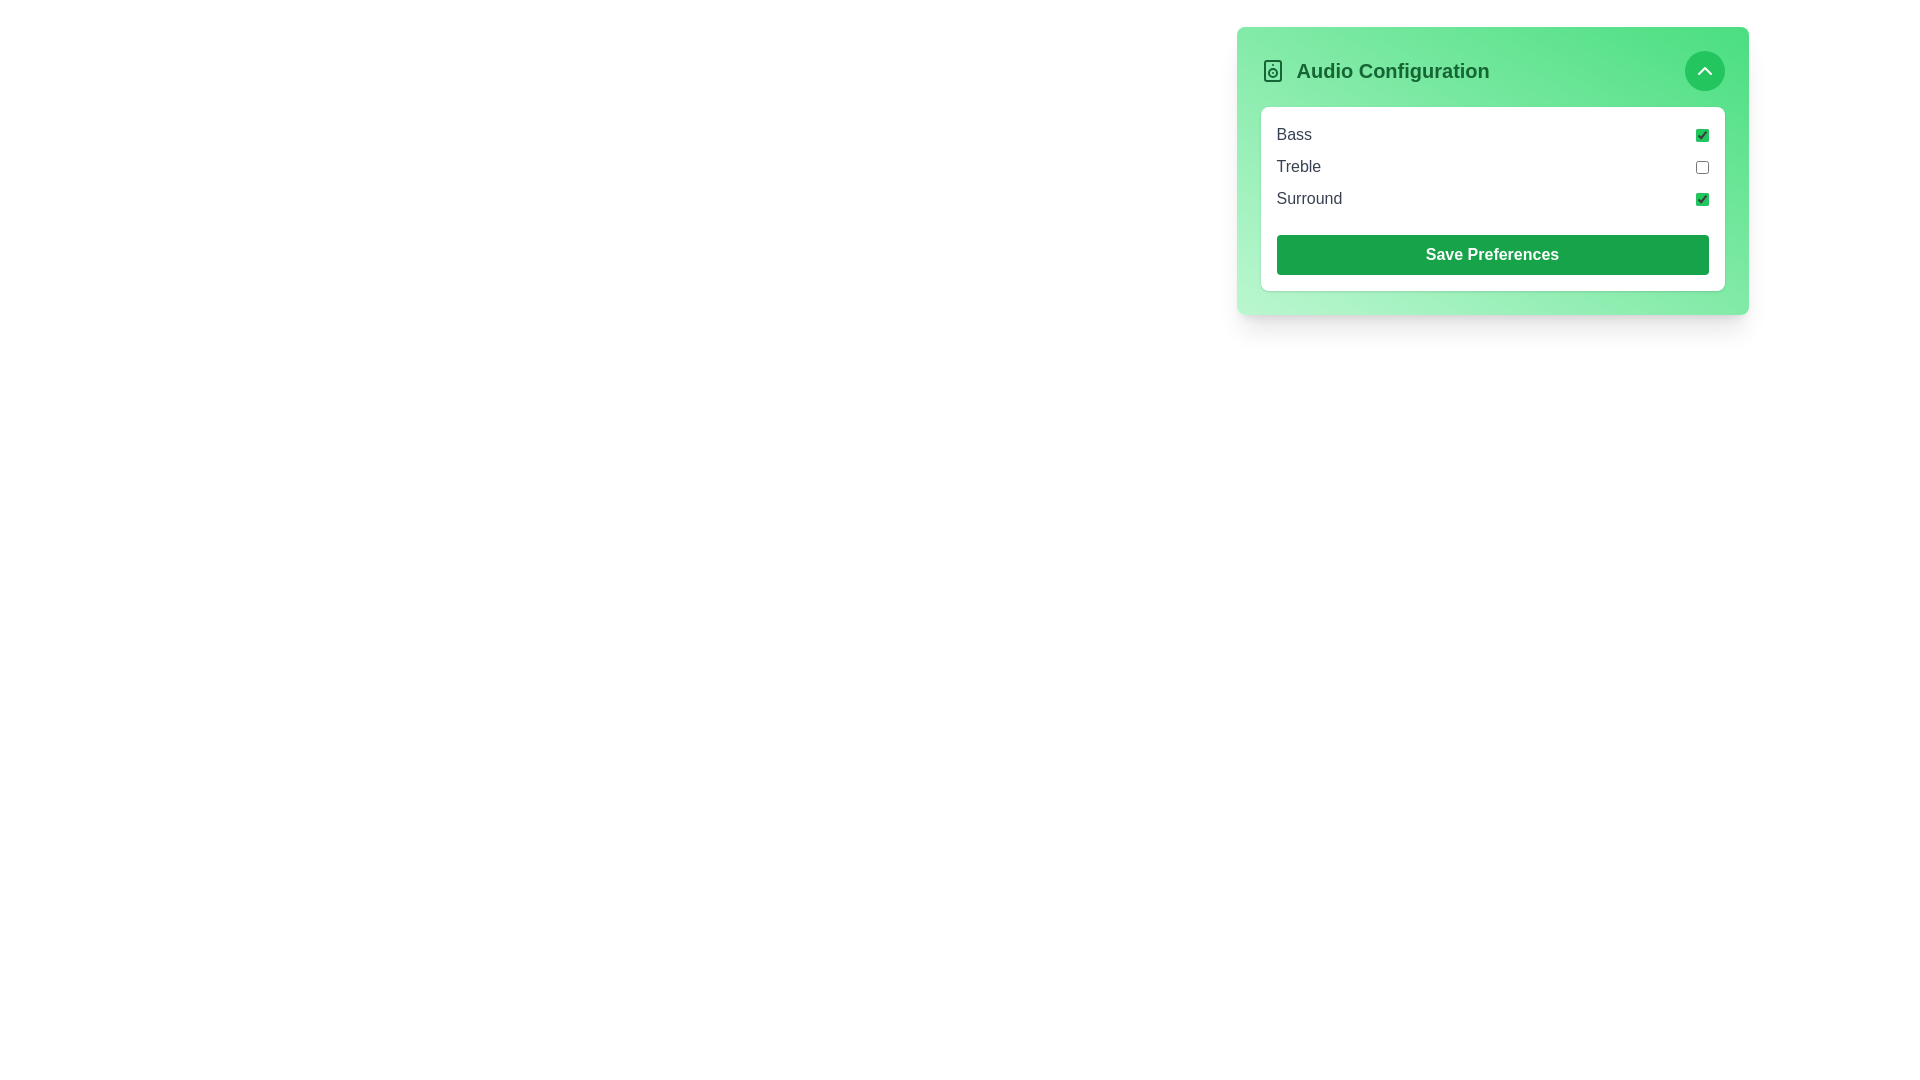 This screenshot has width=1920, height=1080. Describe the element at coordinates (1271, 69) in the screenshot. I see `the rectangular graphical element of the speaker icon located to the left of the 'Audio Configuration' heading in the audio configuration panel` at that location.